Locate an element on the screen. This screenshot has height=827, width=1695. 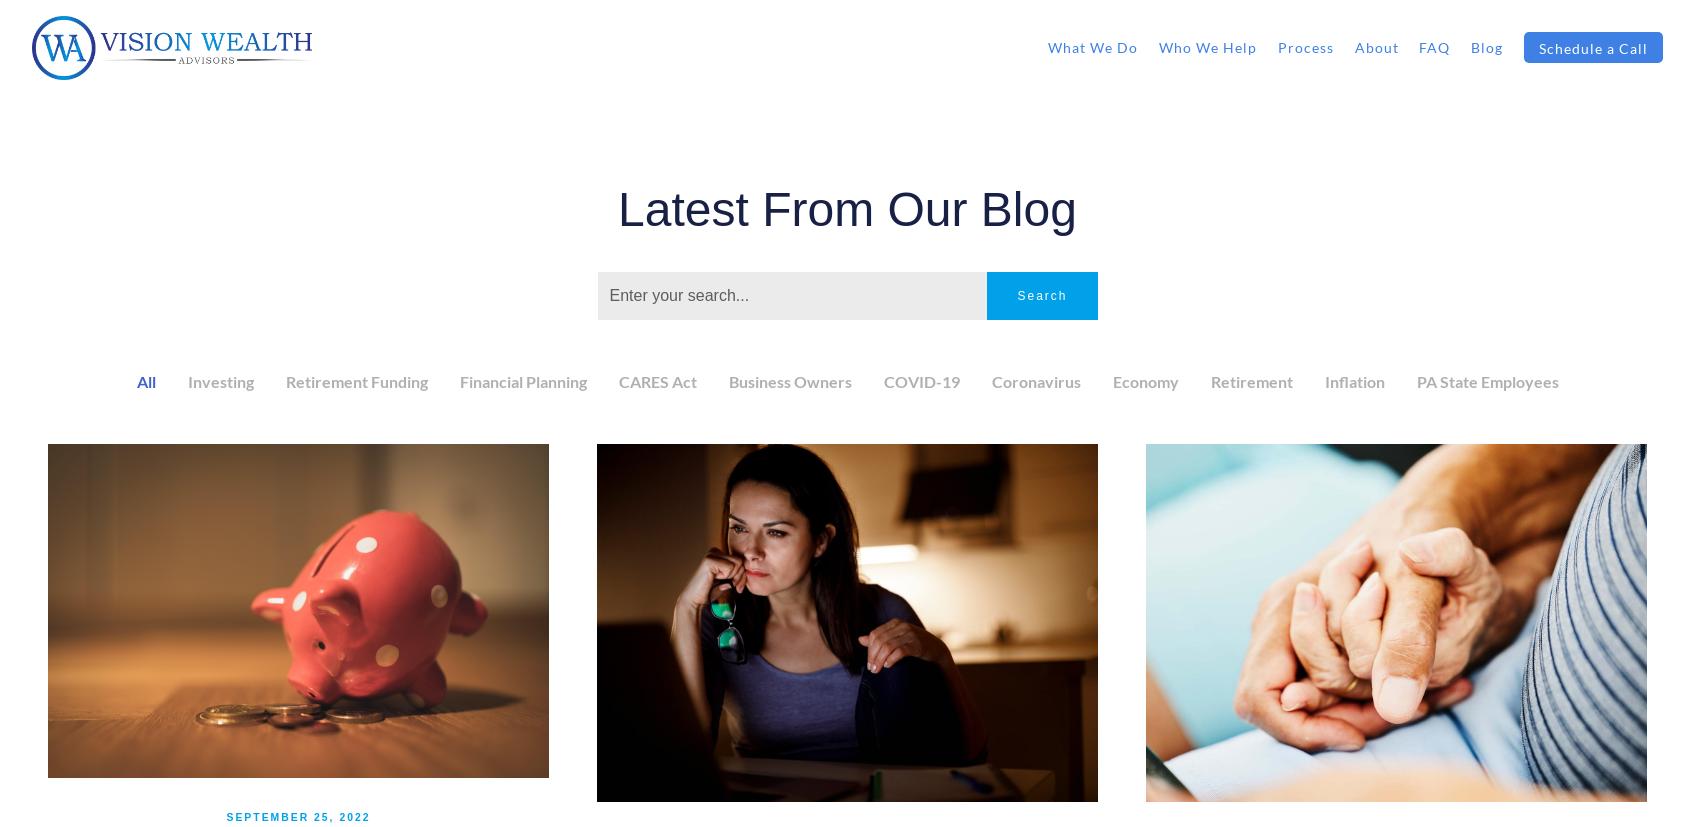
'Retirement Funding' is located at coordinates (354, 380).